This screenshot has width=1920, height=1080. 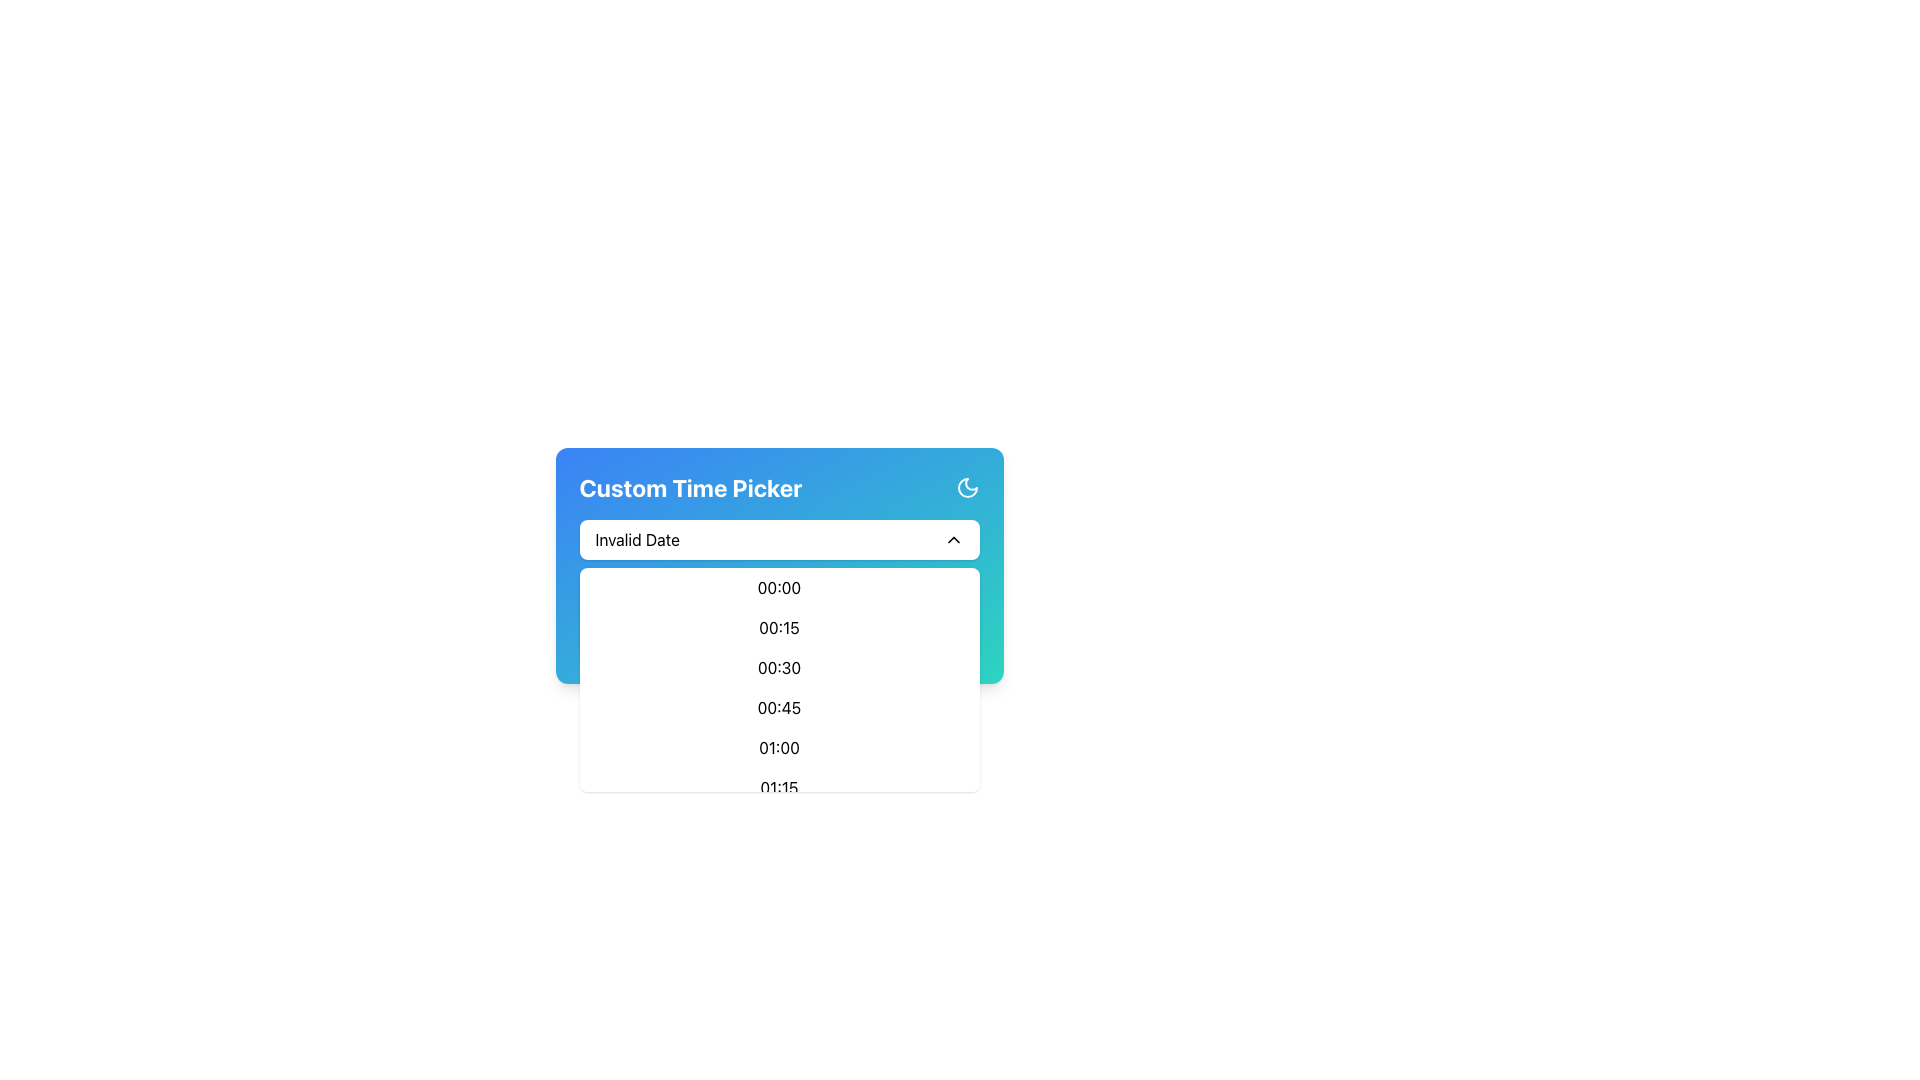 I want to click on the dropdown menu labeled 'Invalid Date', so click(x=778, y=540).